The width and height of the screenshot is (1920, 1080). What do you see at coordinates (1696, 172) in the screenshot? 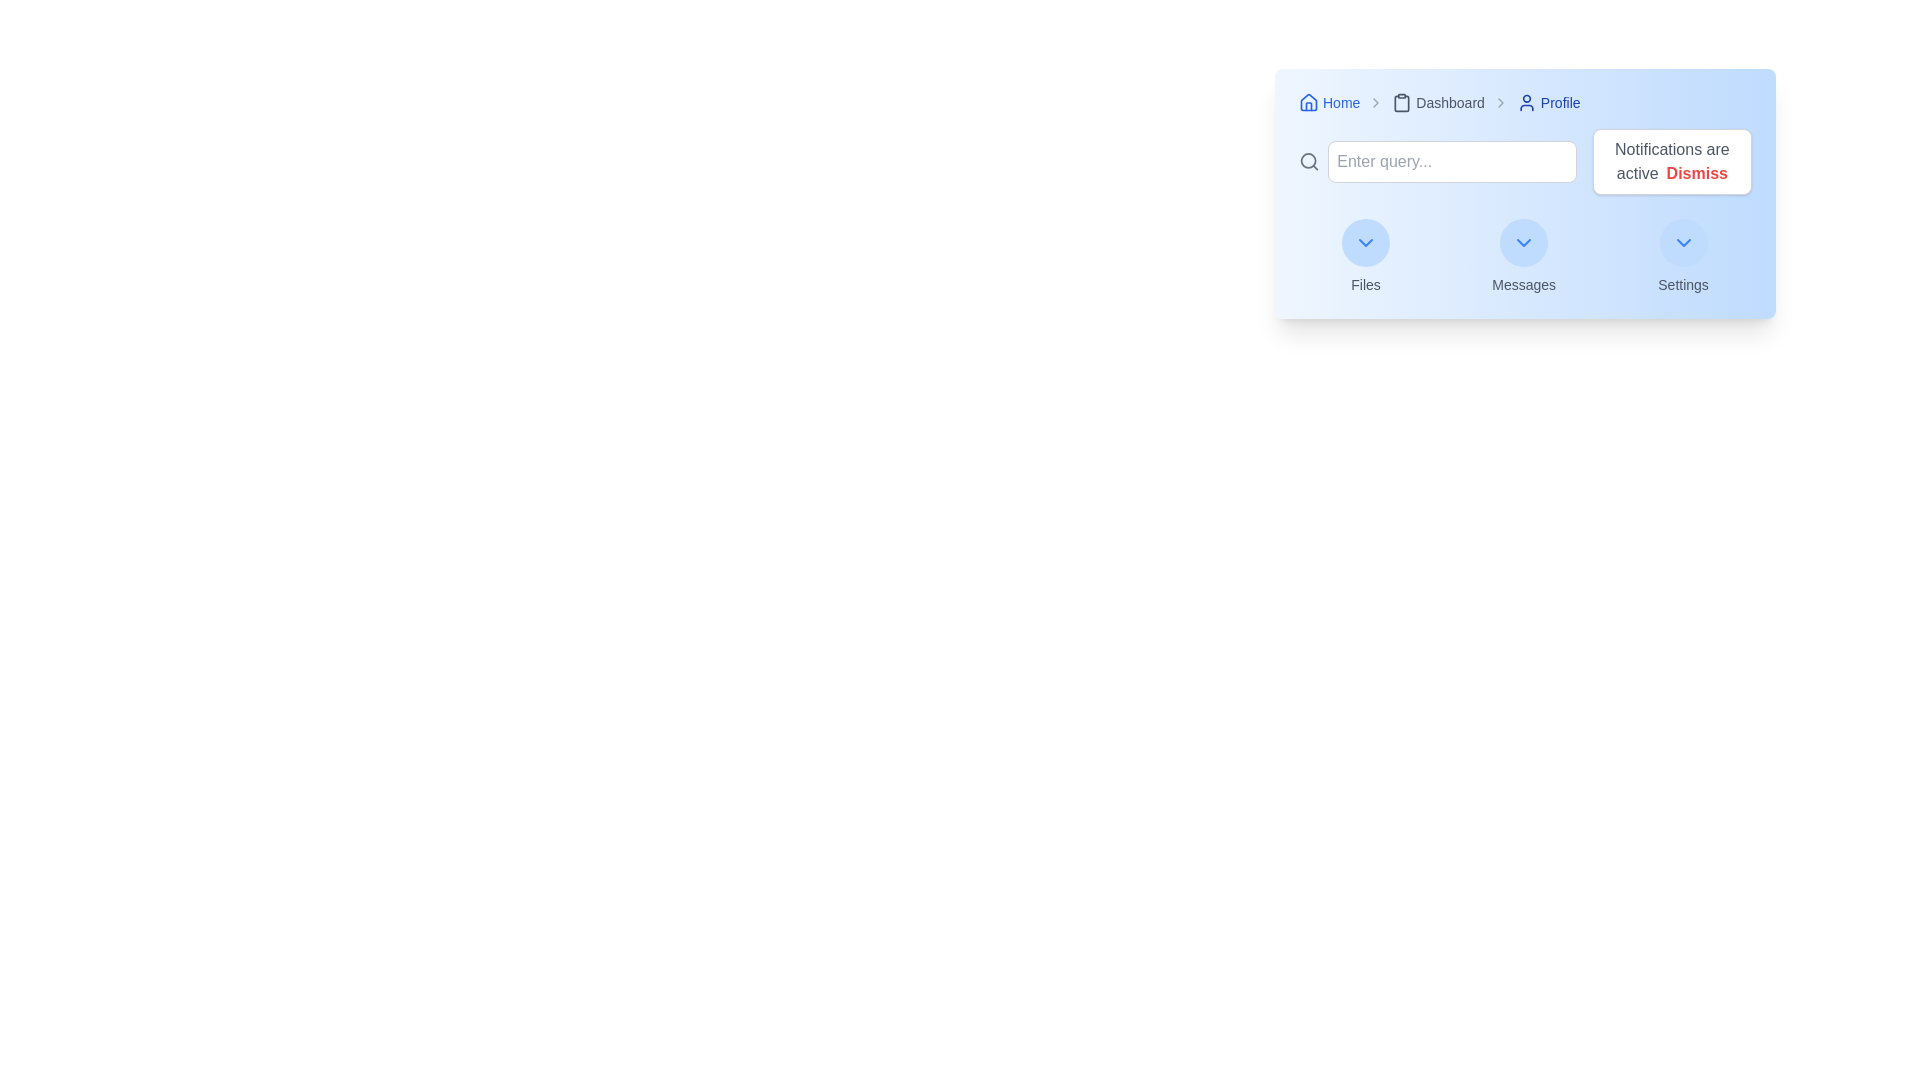
I see `the 'Dismiss' button, which is a bold red text button located in the right part of the notification area, following the text 'Notifications are active'` at bounding box center [1696, 172].